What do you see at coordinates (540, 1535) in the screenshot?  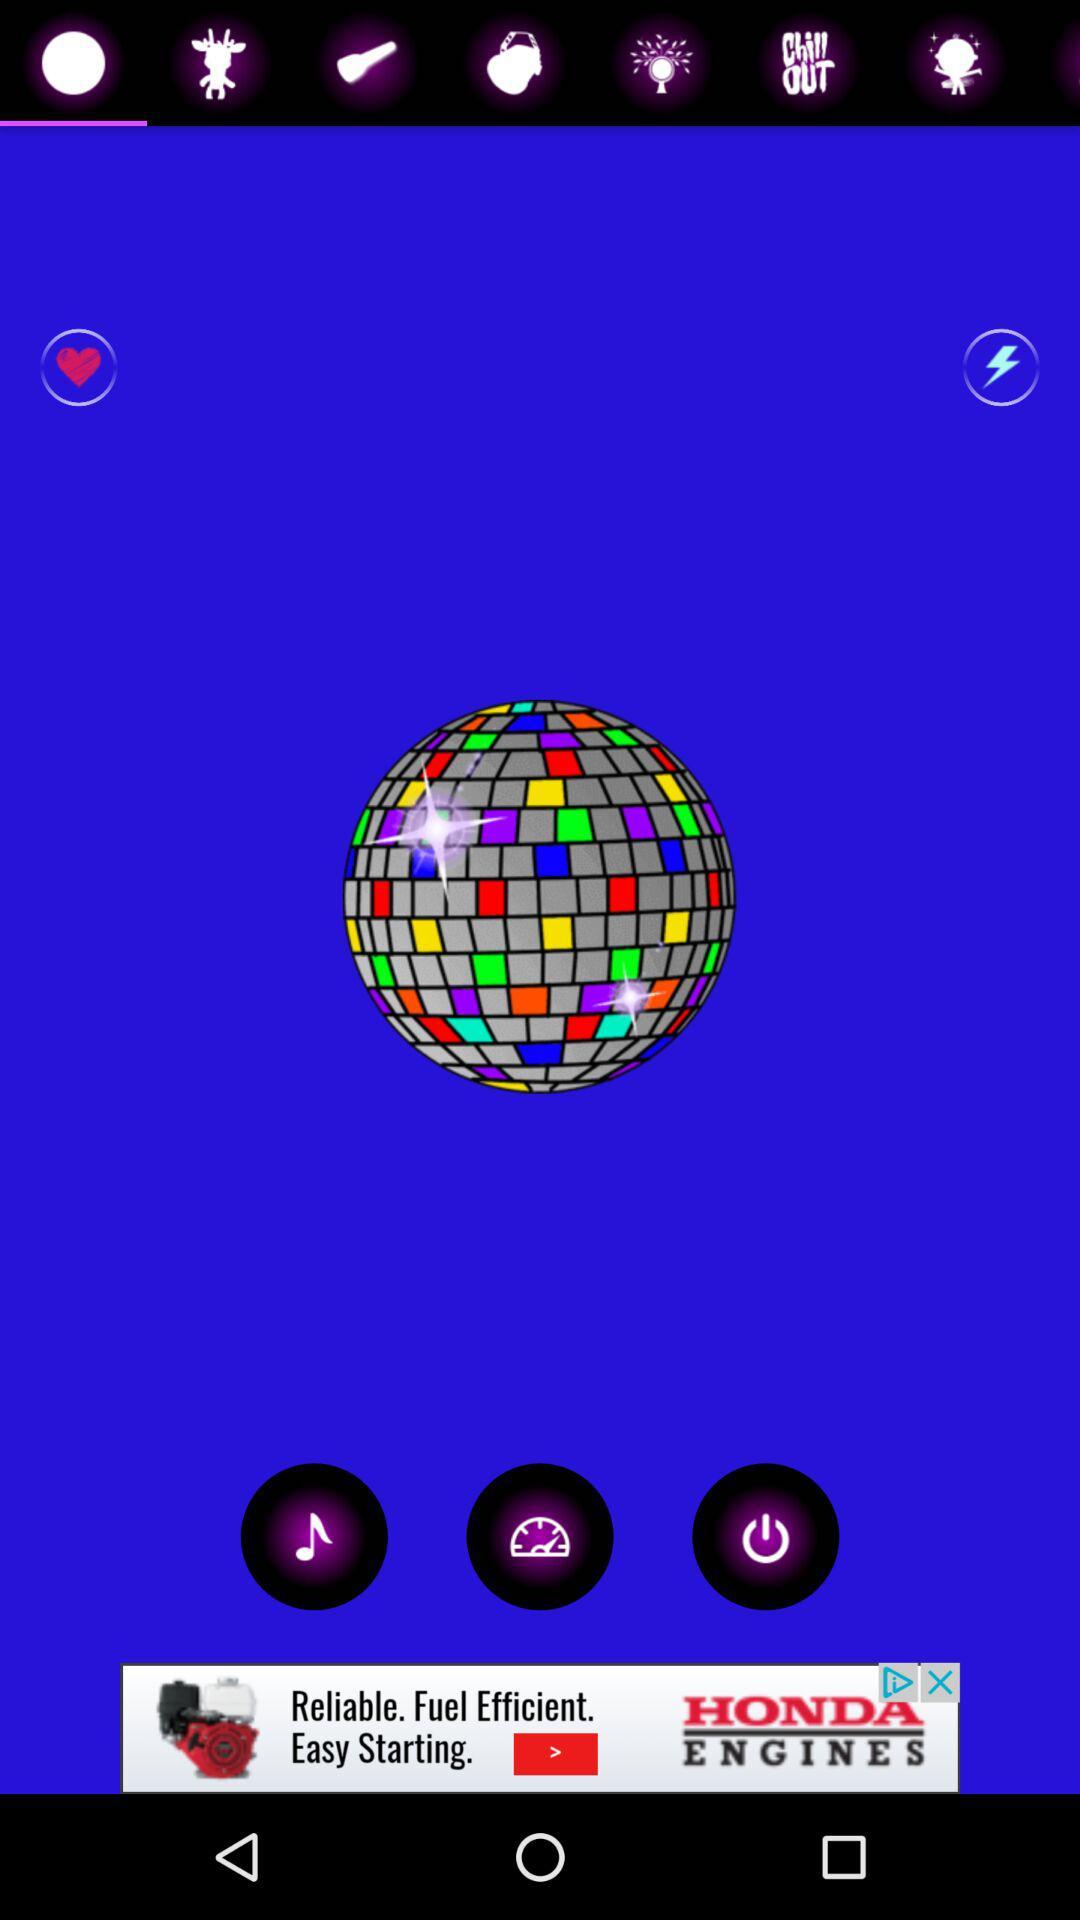 I see `change light` at bounding box center [540, 1535].